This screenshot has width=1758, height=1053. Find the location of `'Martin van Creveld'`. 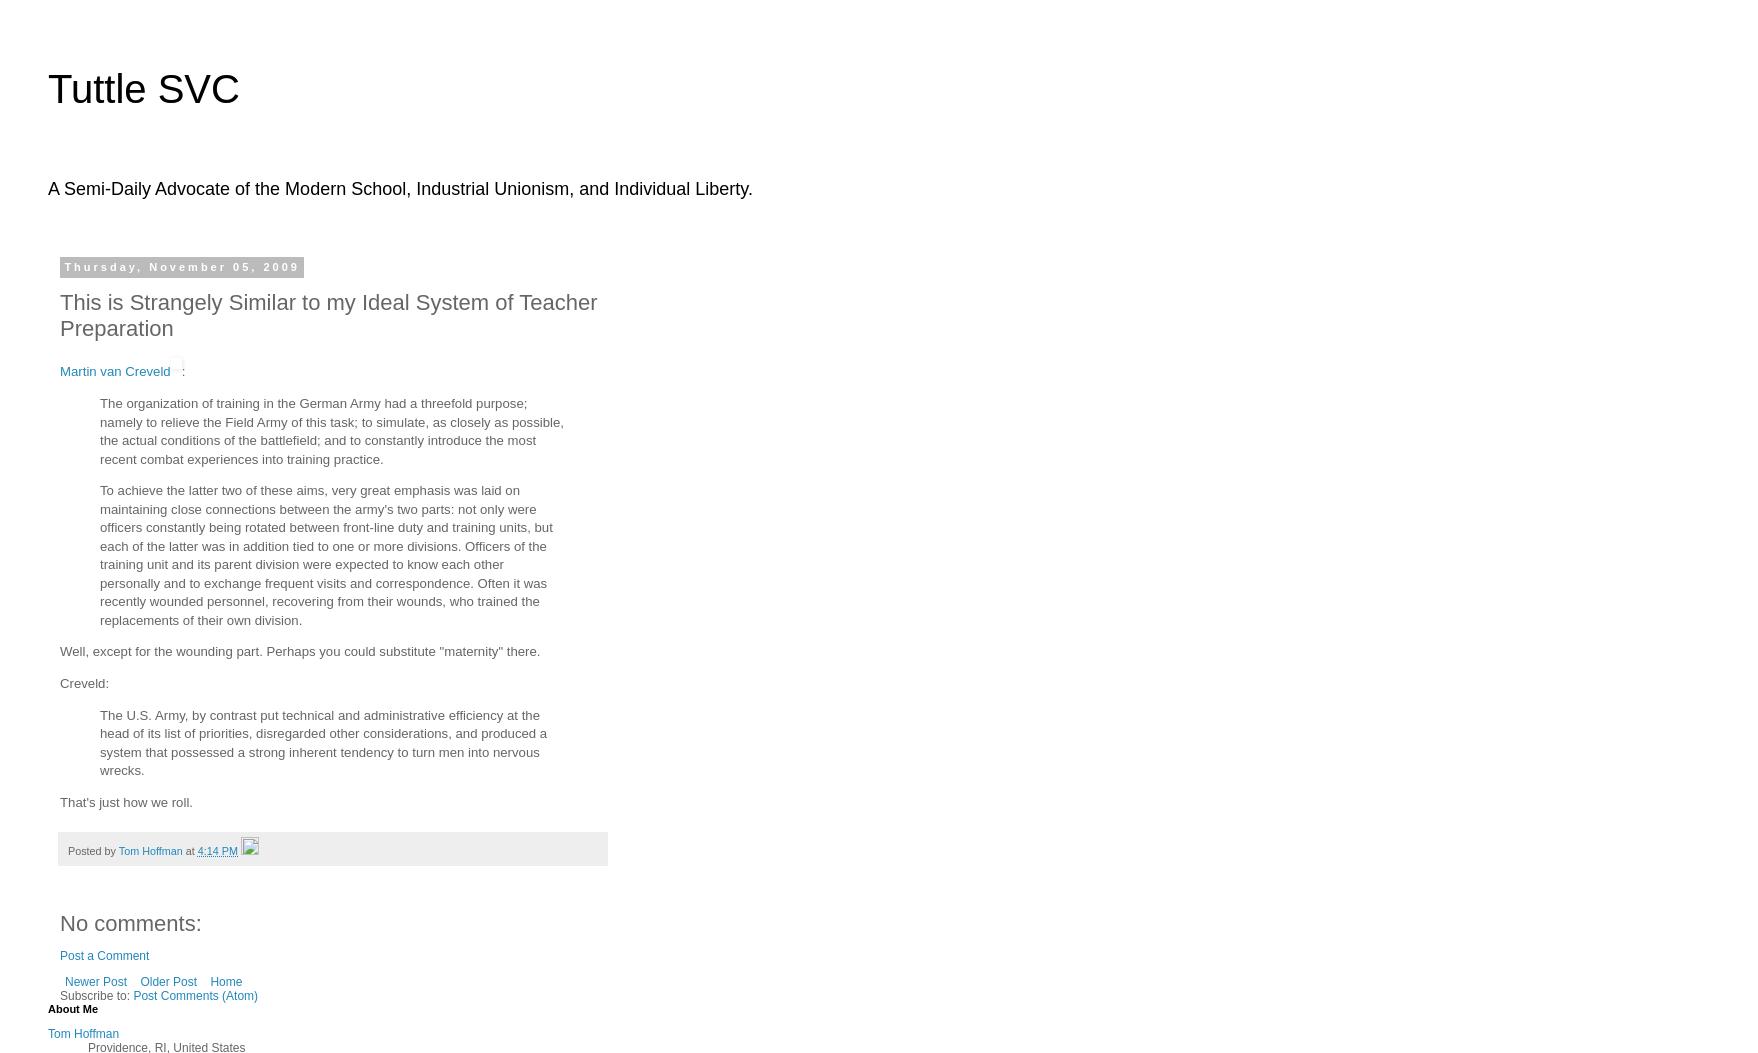

'Martin van Creveld' is located at coordinates (114, 370).